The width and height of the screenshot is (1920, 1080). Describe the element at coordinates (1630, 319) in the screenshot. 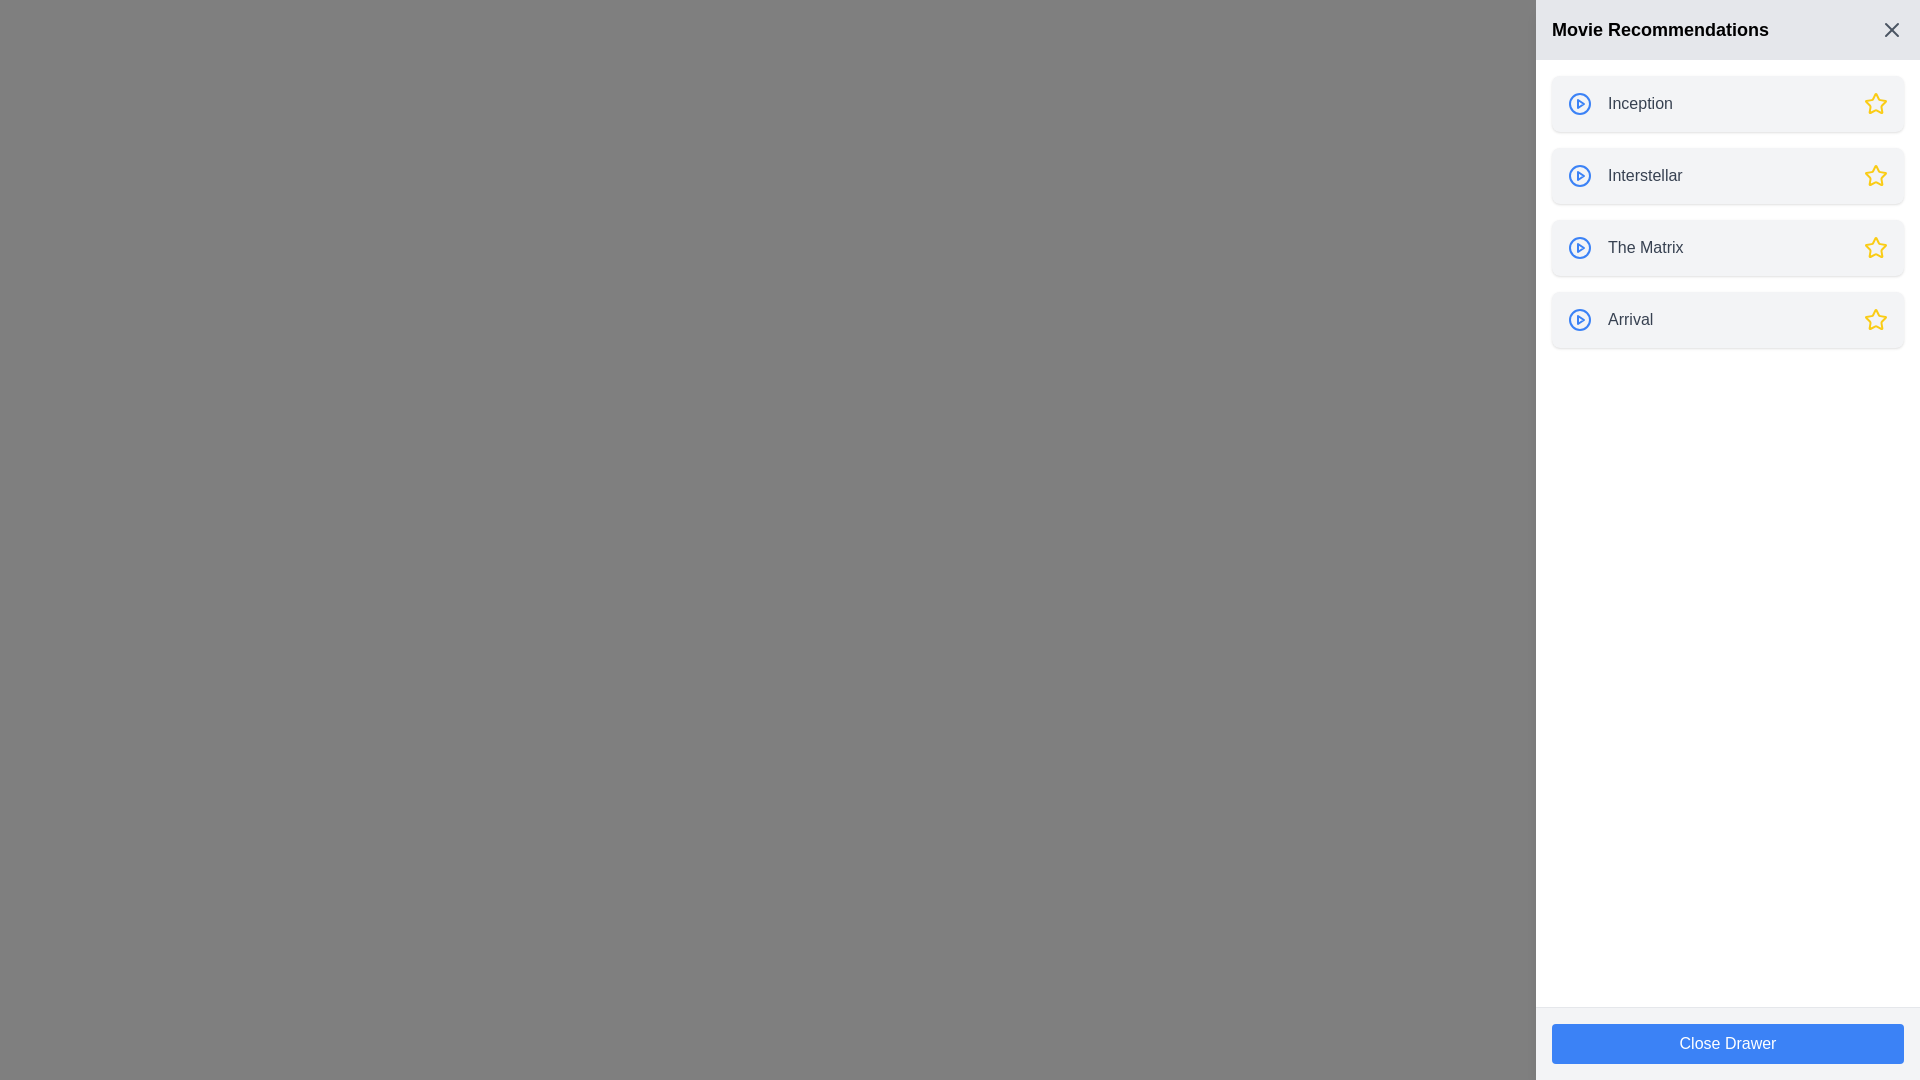

I see `the 'Arrival' text label, which is the fourth option in a vertical list of movie titles in the sidebar, aligned with a play button icon to its left and a star icon to its right` at that location.